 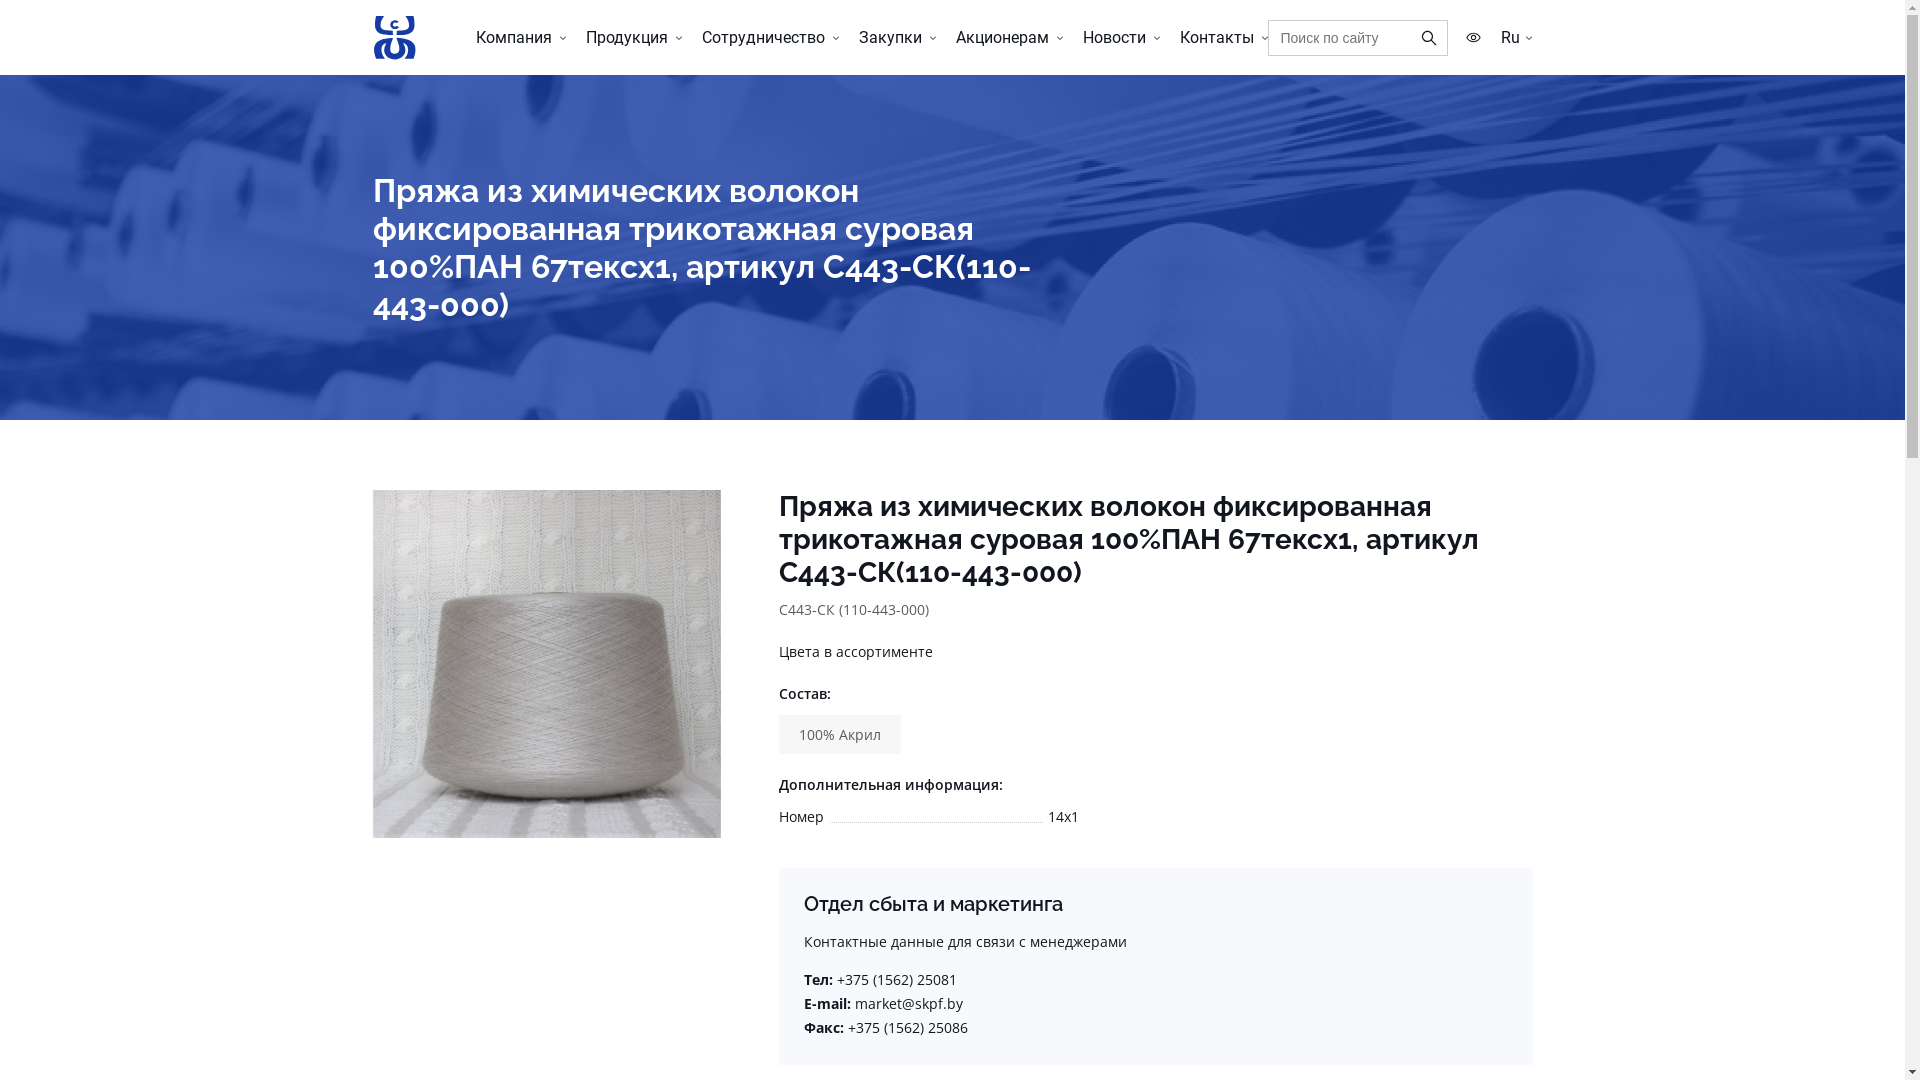 What do you see at coordinates (854, 1003) in the screenshot?
I see `'market@skpf.by'` at bounding box center [854, 1003].